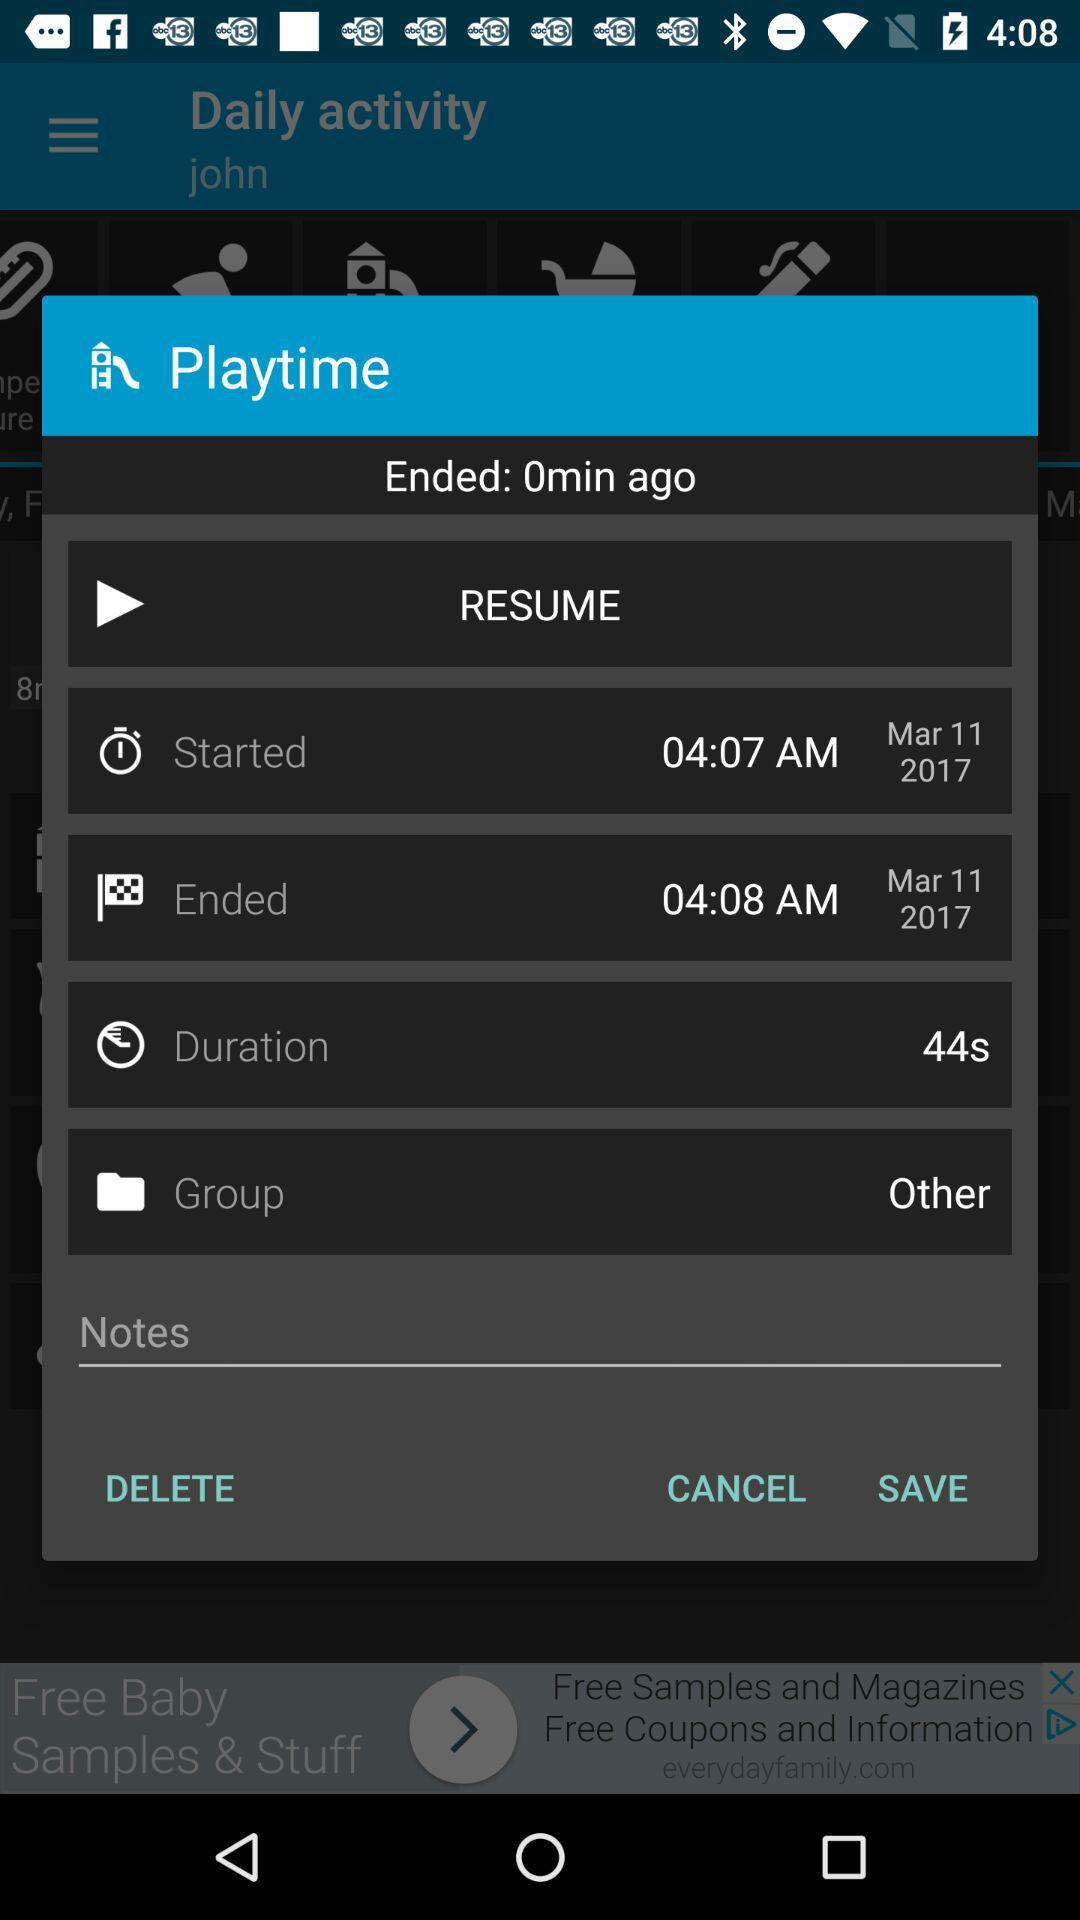 The height and width of the screenshot is (1920, 1080). Describe the element at coordinates (736, 1487) in the screenshot. I see `cancel item` at that location.